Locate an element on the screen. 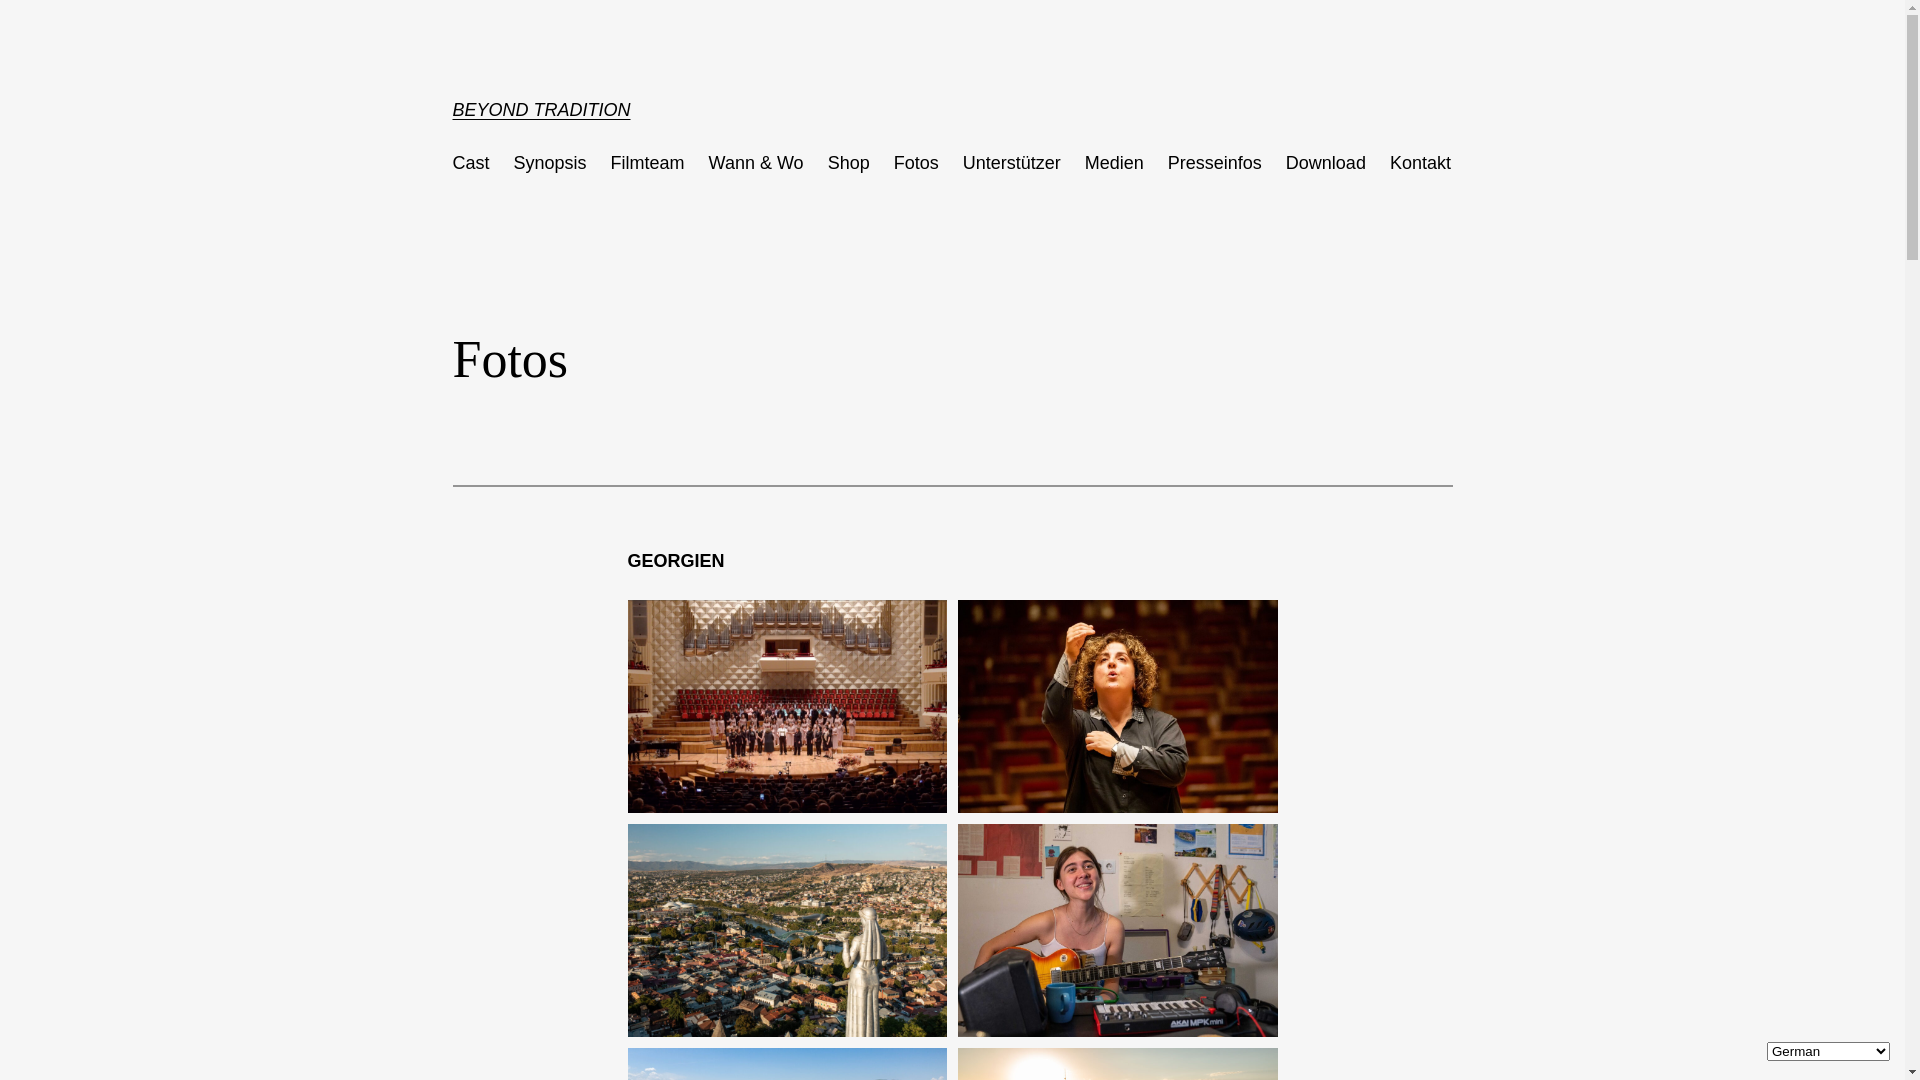  'Kontakt' is located at coordinates (1419, 162).